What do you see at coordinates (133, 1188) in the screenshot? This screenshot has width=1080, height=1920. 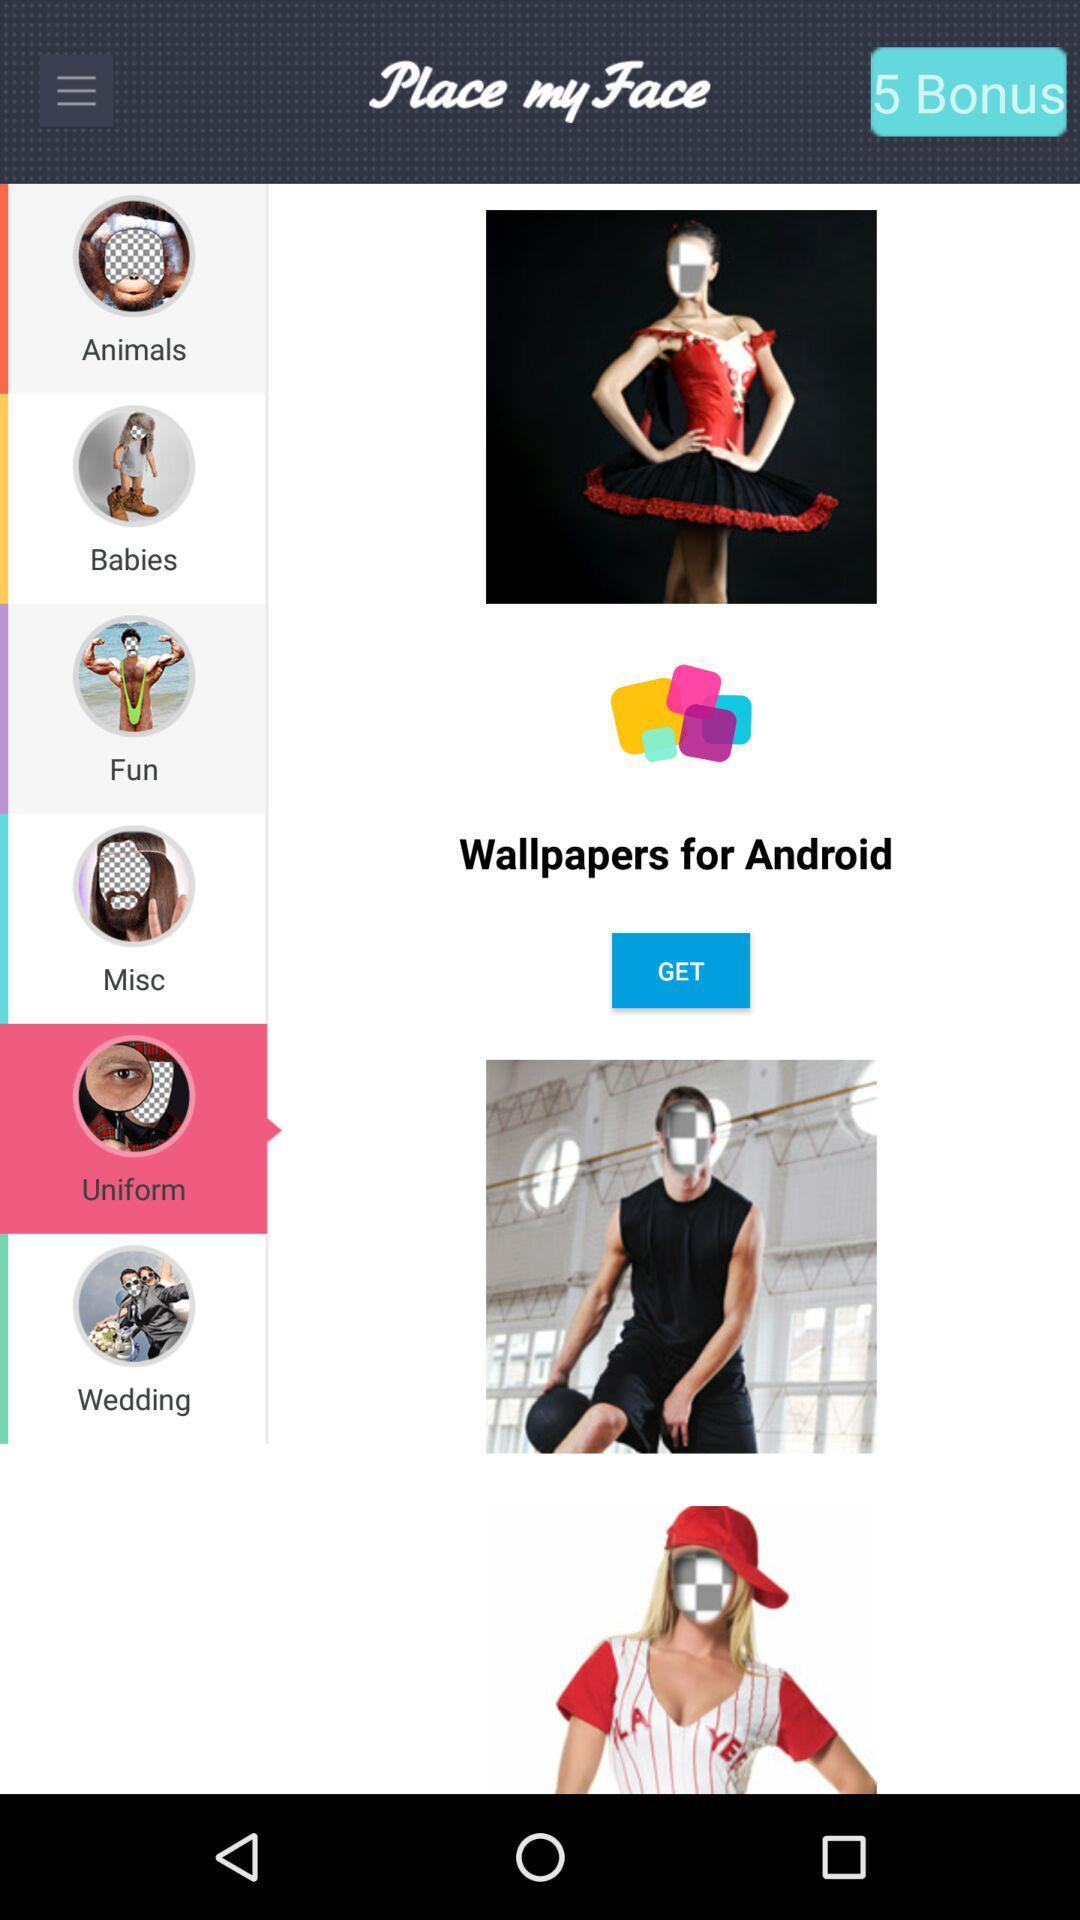 I see `uniform` at bounding box center [133, 1188].